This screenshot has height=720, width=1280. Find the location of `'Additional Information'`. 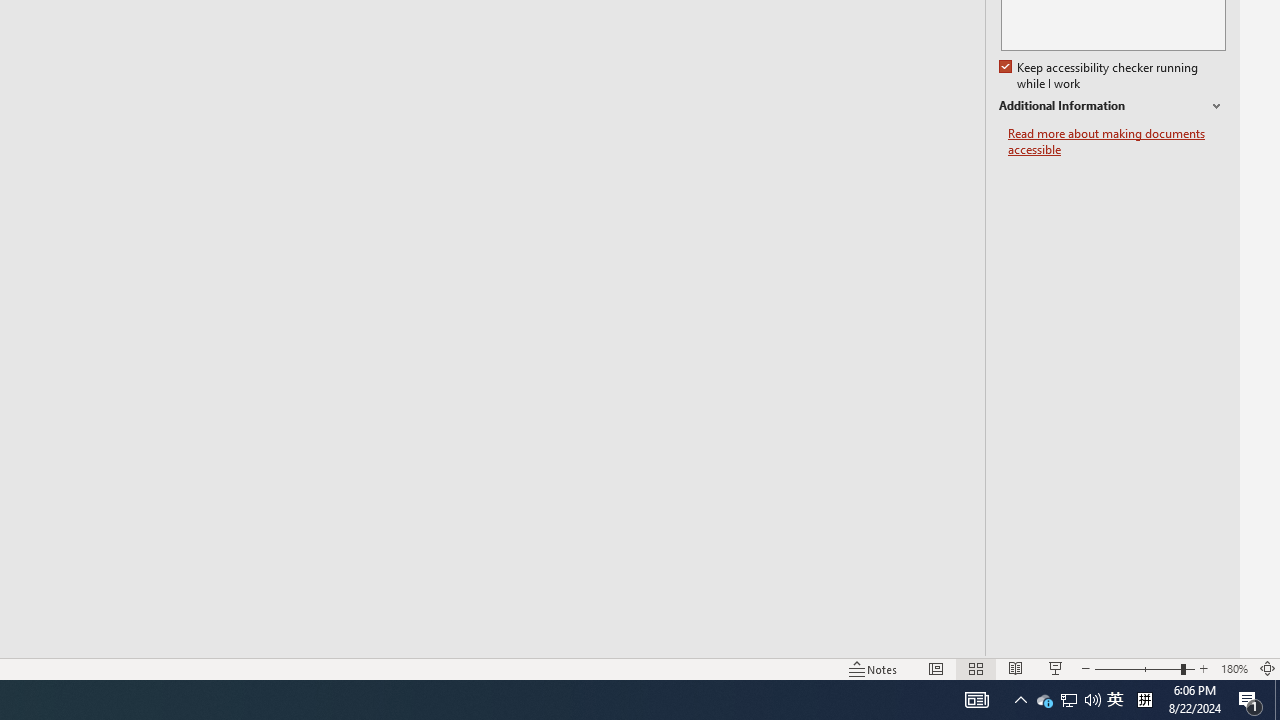

'Additional Information' is located at coordinates (1111, 106).